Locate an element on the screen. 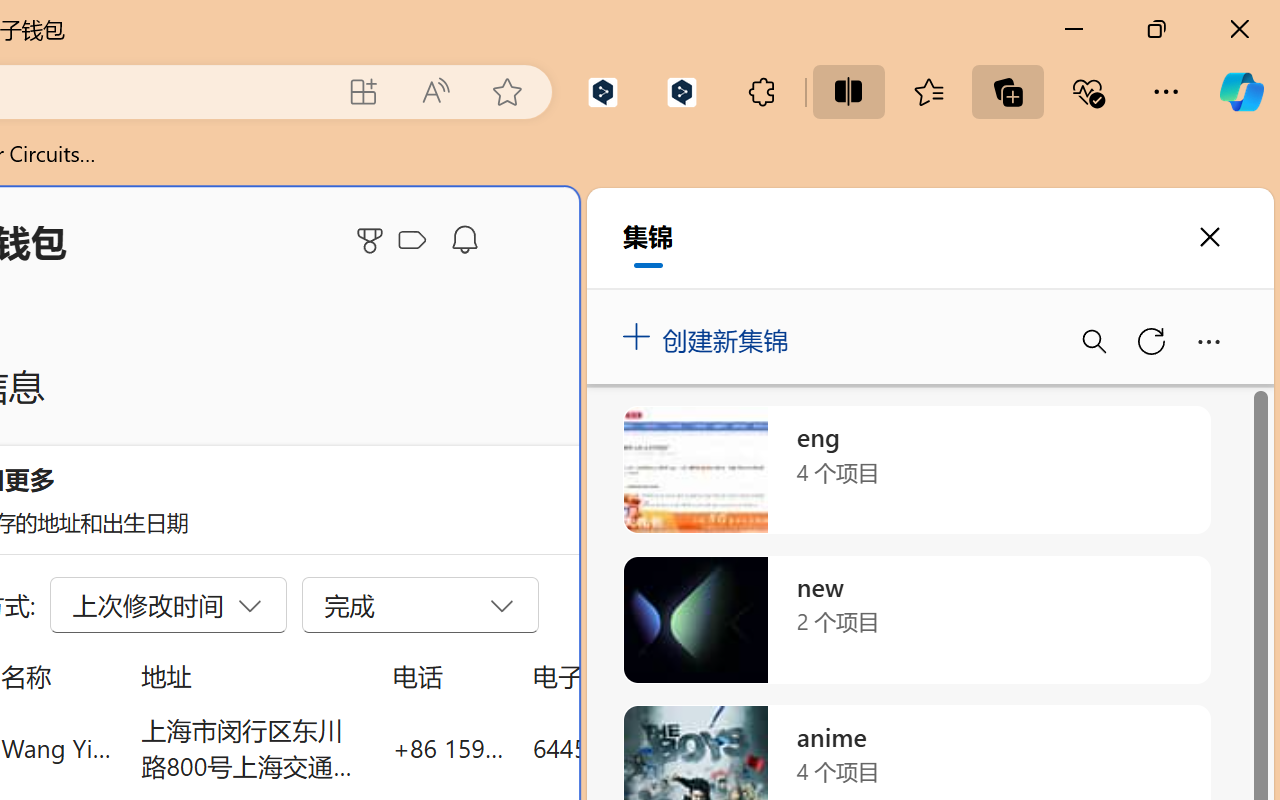 This screenshot has height=800, width=1280. 'Microsoft Rewards' is located at coordinates (373, 239).